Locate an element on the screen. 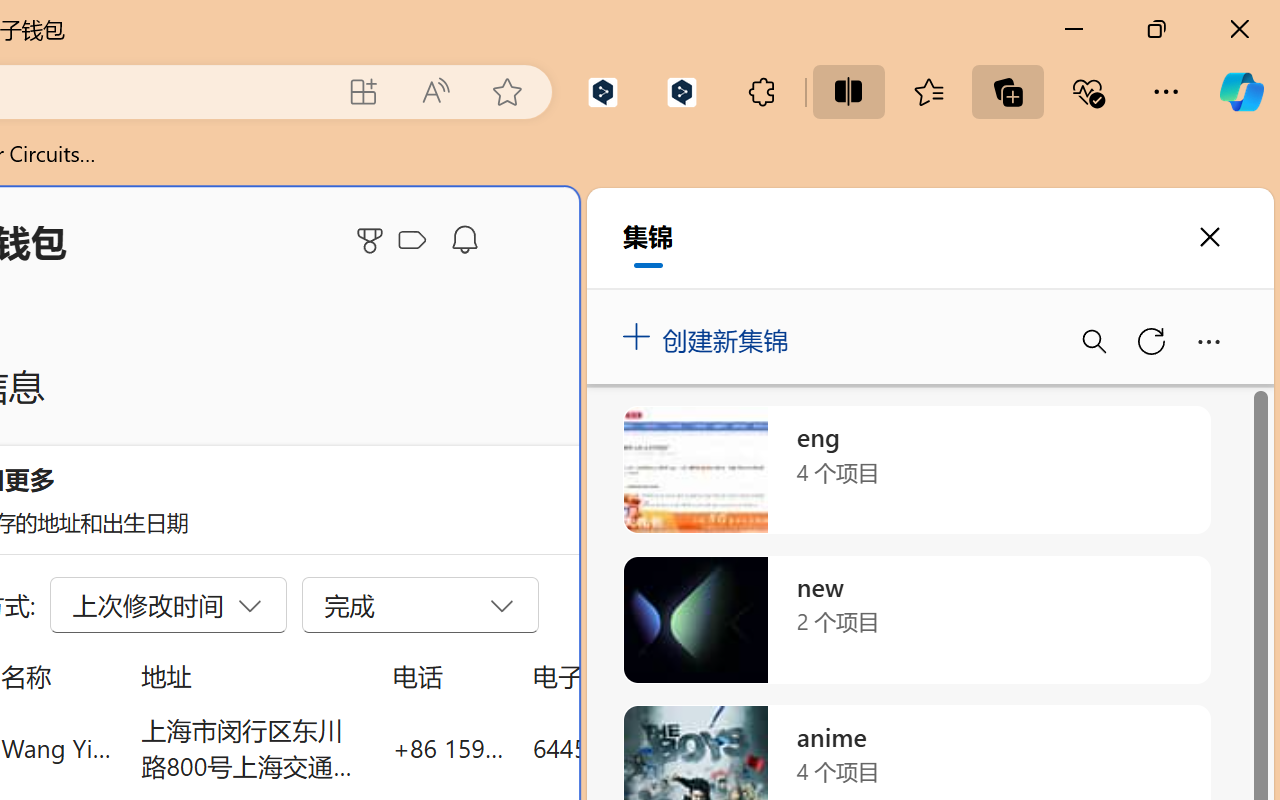 This screenshot has height=800, width=1280. 'Microsoft Rewards' is located at coordinates (373, 239).